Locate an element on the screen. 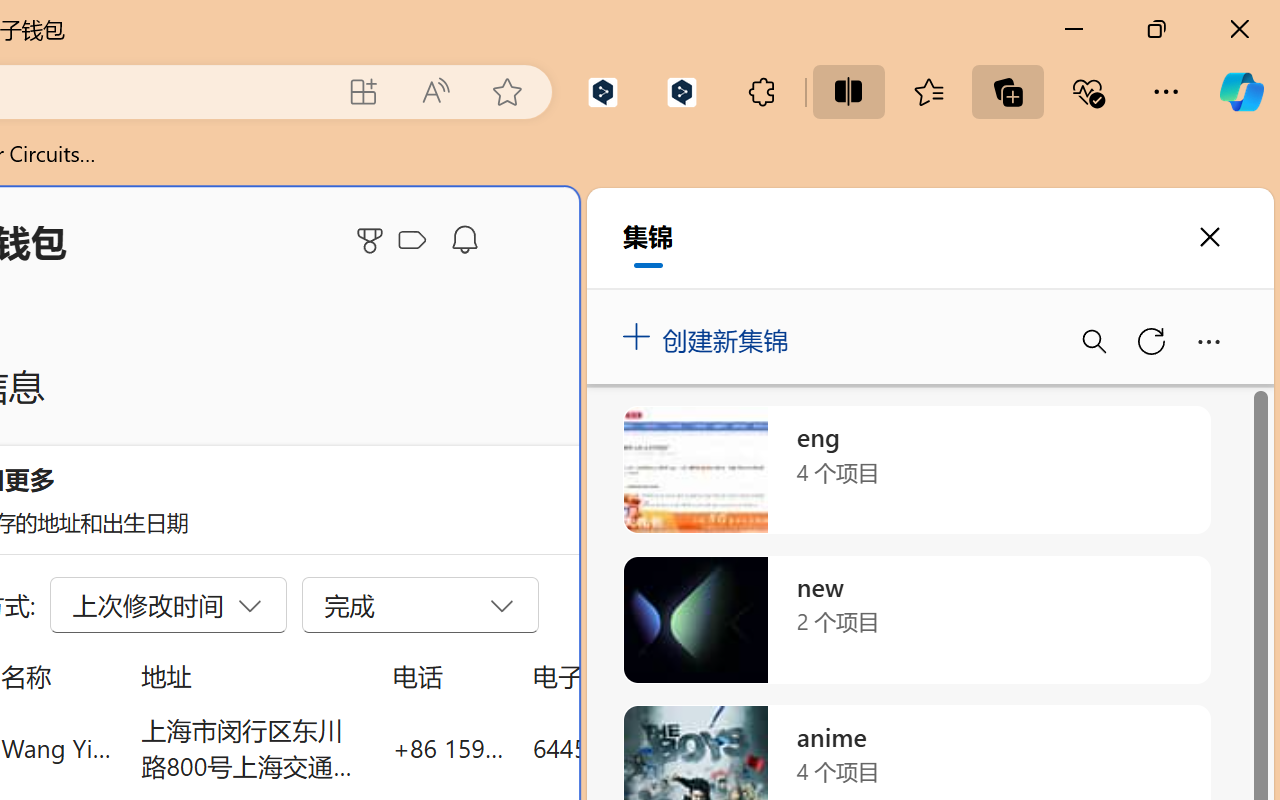 This screenshot has height=800, width=1280. 'Microsoft Rewards' is located at coordinates (373, 239).